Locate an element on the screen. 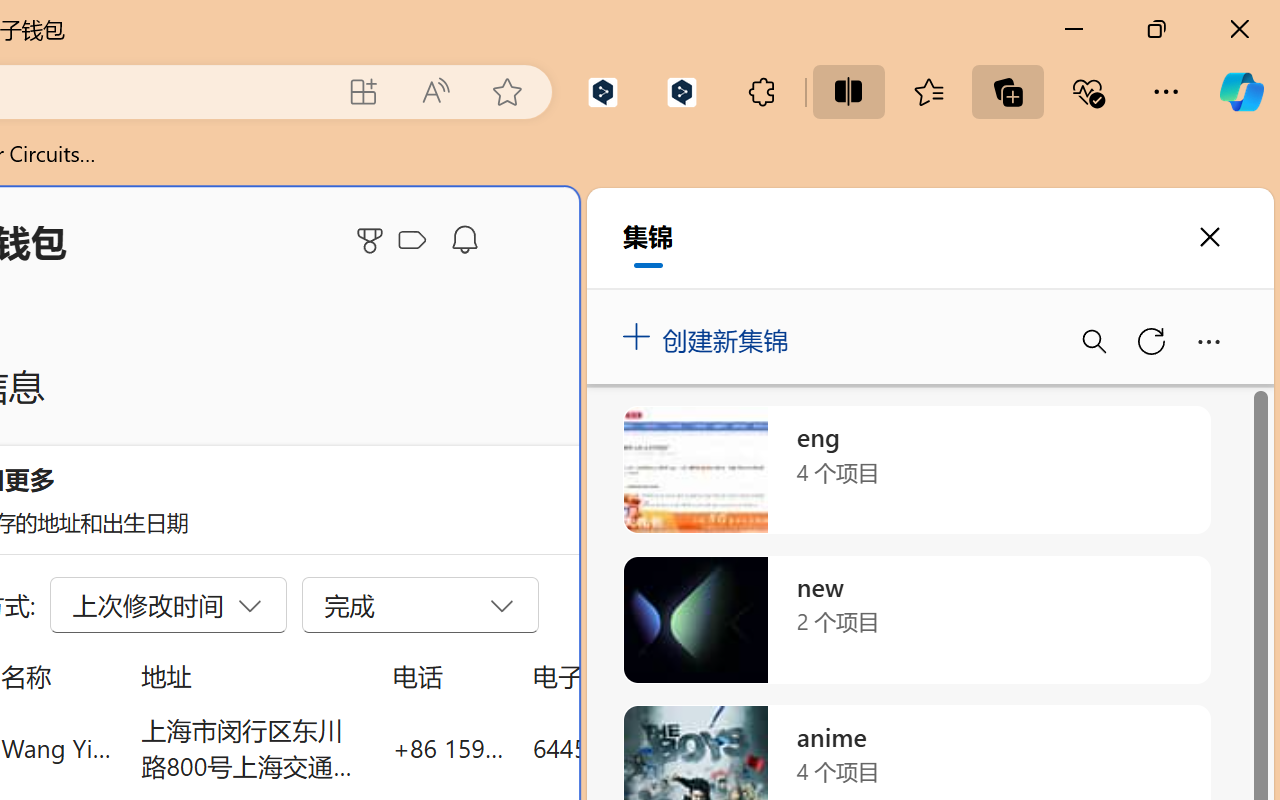 This screenshot has height=800, width=1280. 'Microsoft Rewards' is located at coordinates (373, 239).